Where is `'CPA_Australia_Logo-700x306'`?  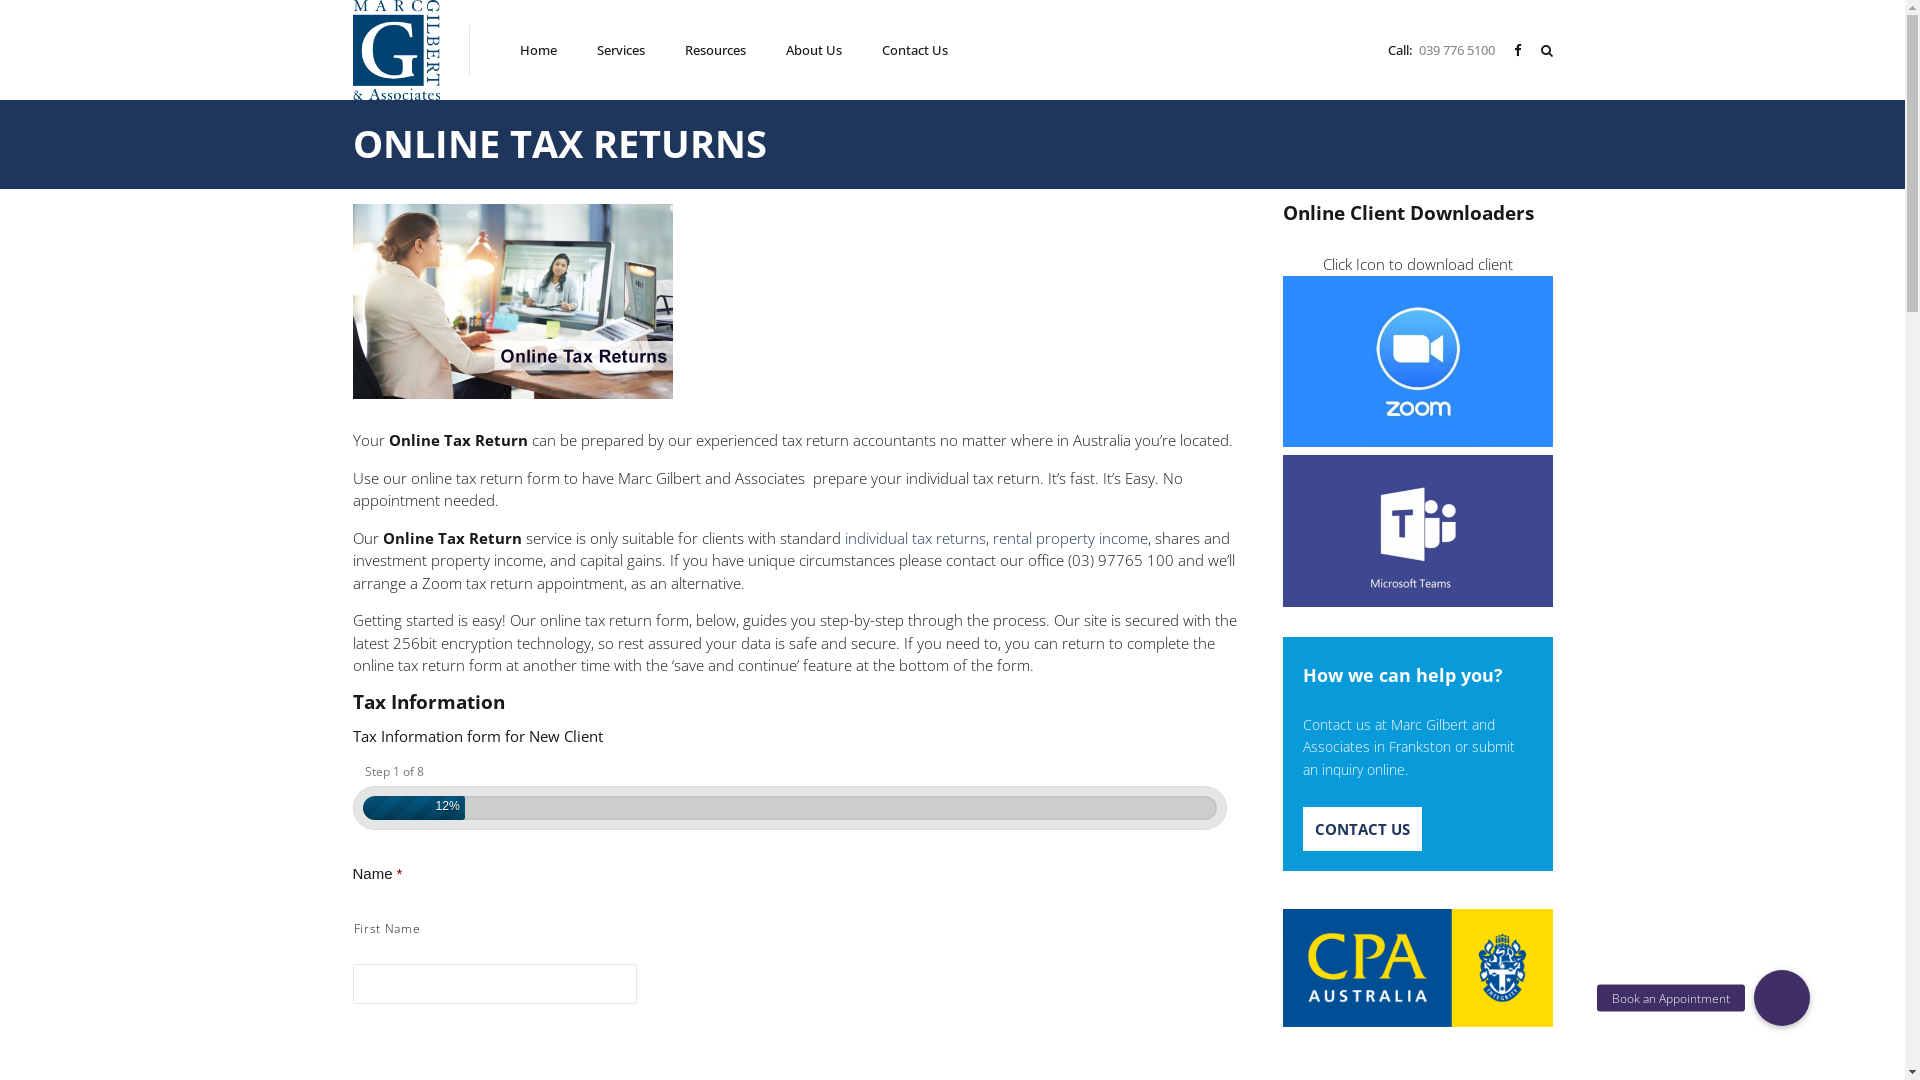 'CPA_Australia_Logo-700x306' is located at coordinates (1415, 967).